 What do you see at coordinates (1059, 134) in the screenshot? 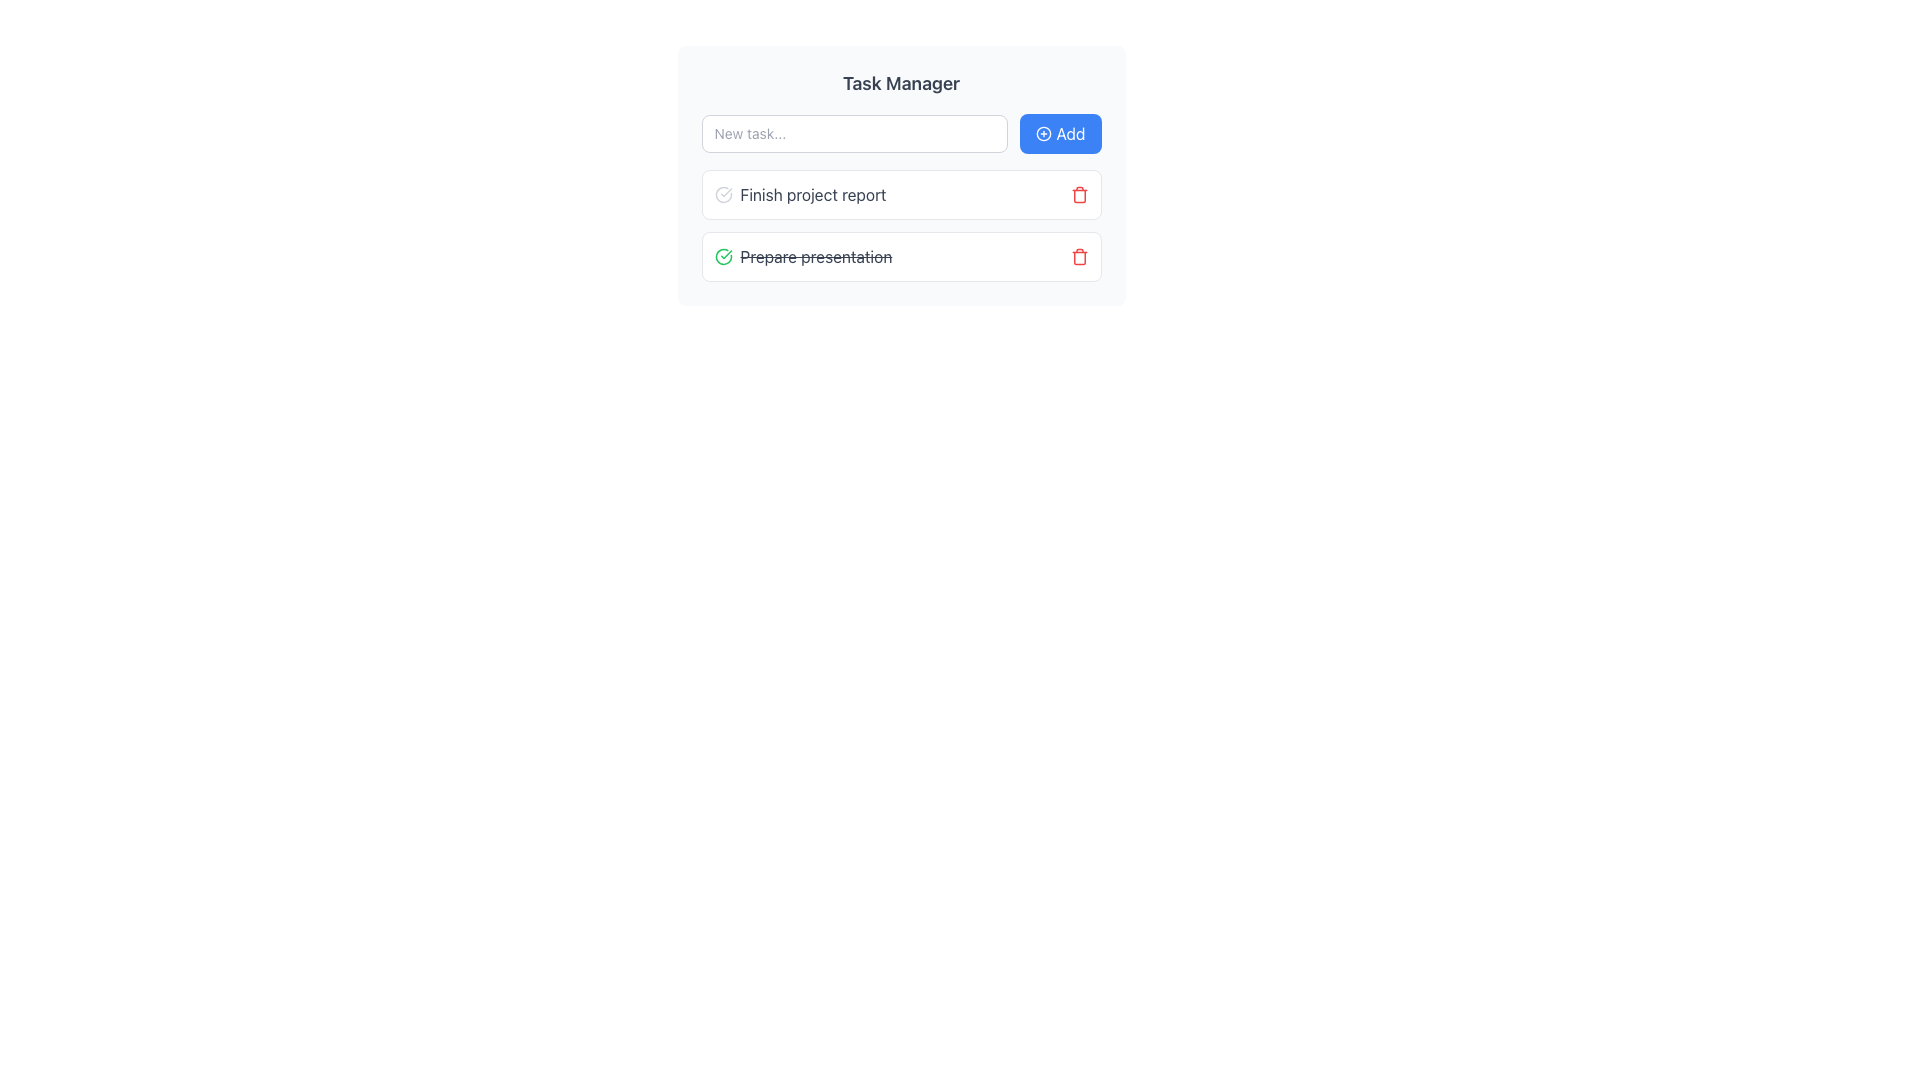
I see `the button located in the top-right corner of the horizontal grouping` at bounding box center [1059, 134].